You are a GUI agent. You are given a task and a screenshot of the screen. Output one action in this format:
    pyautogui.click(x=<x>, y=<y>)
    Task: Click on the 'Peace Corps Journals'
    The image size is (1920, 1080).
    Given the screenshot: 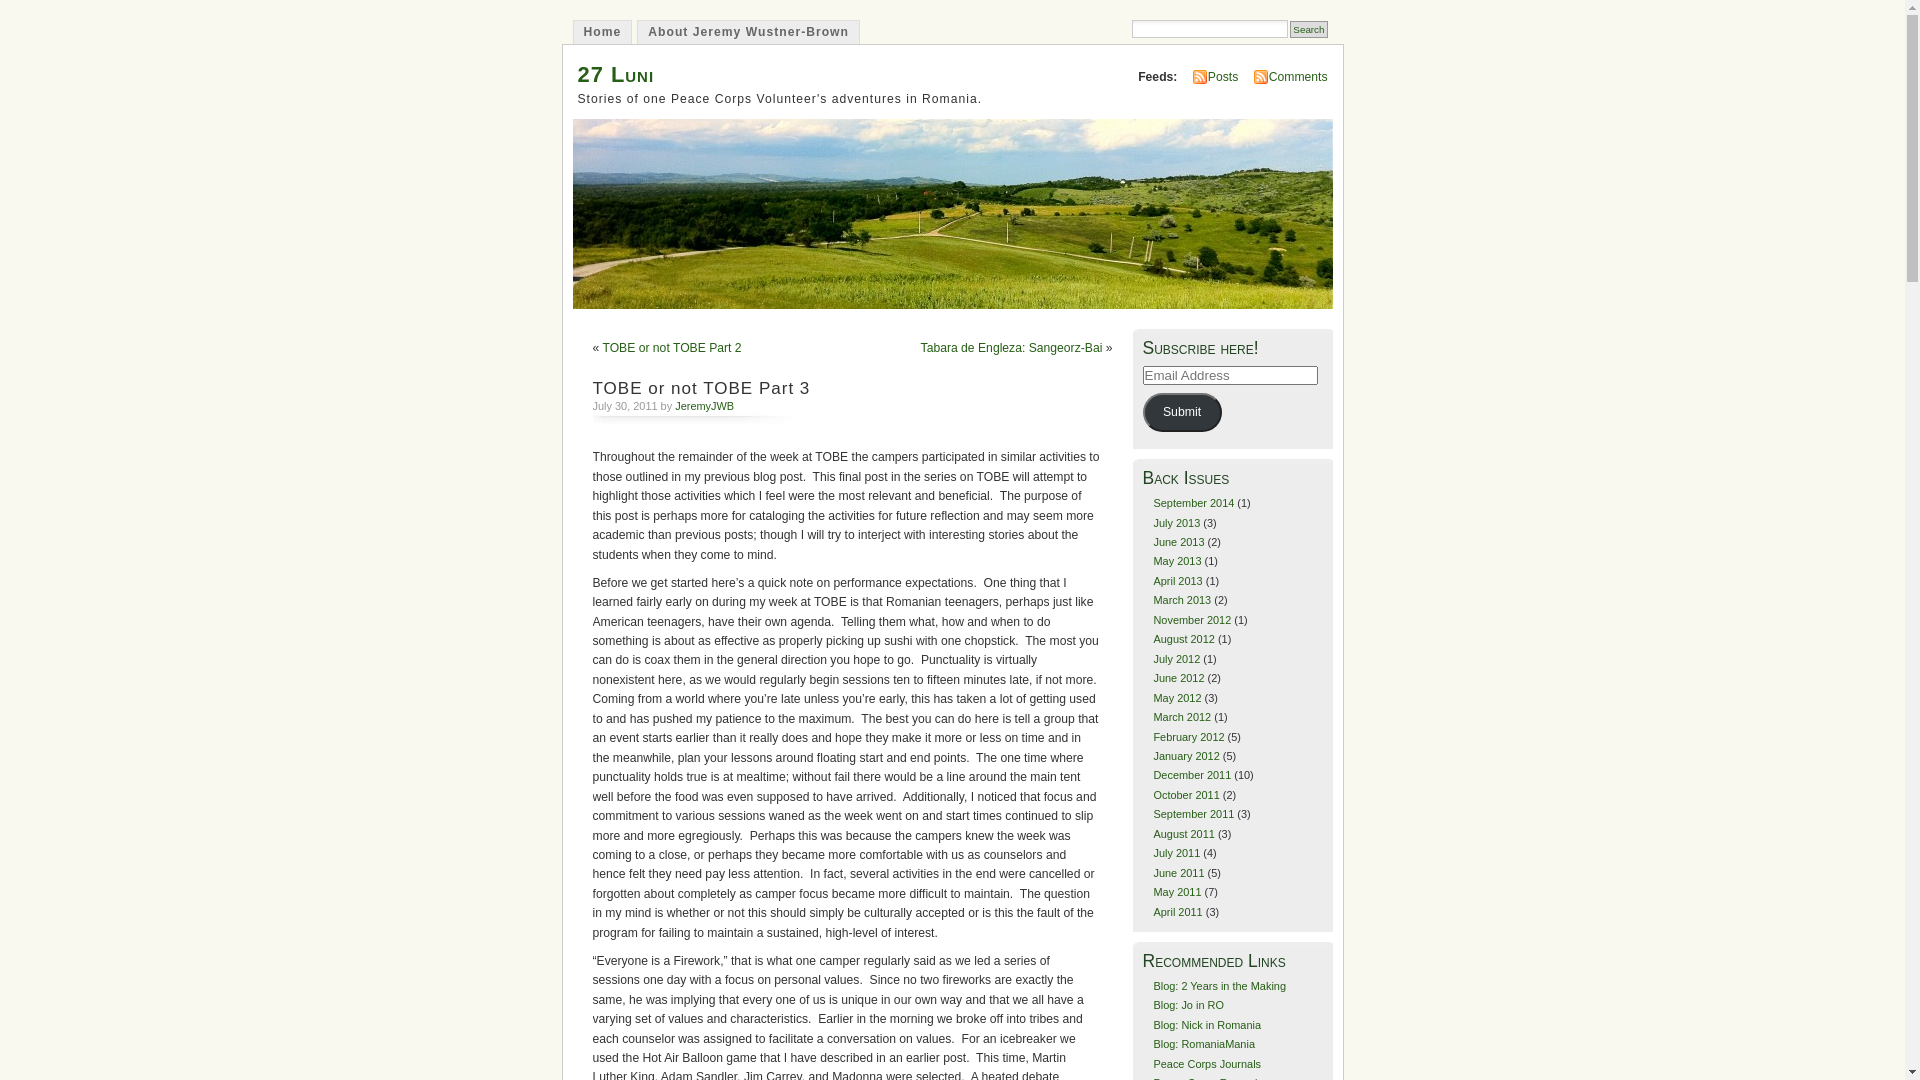 What is the action you would take?
    pyautogui.click(x=1205, y=1063)
    